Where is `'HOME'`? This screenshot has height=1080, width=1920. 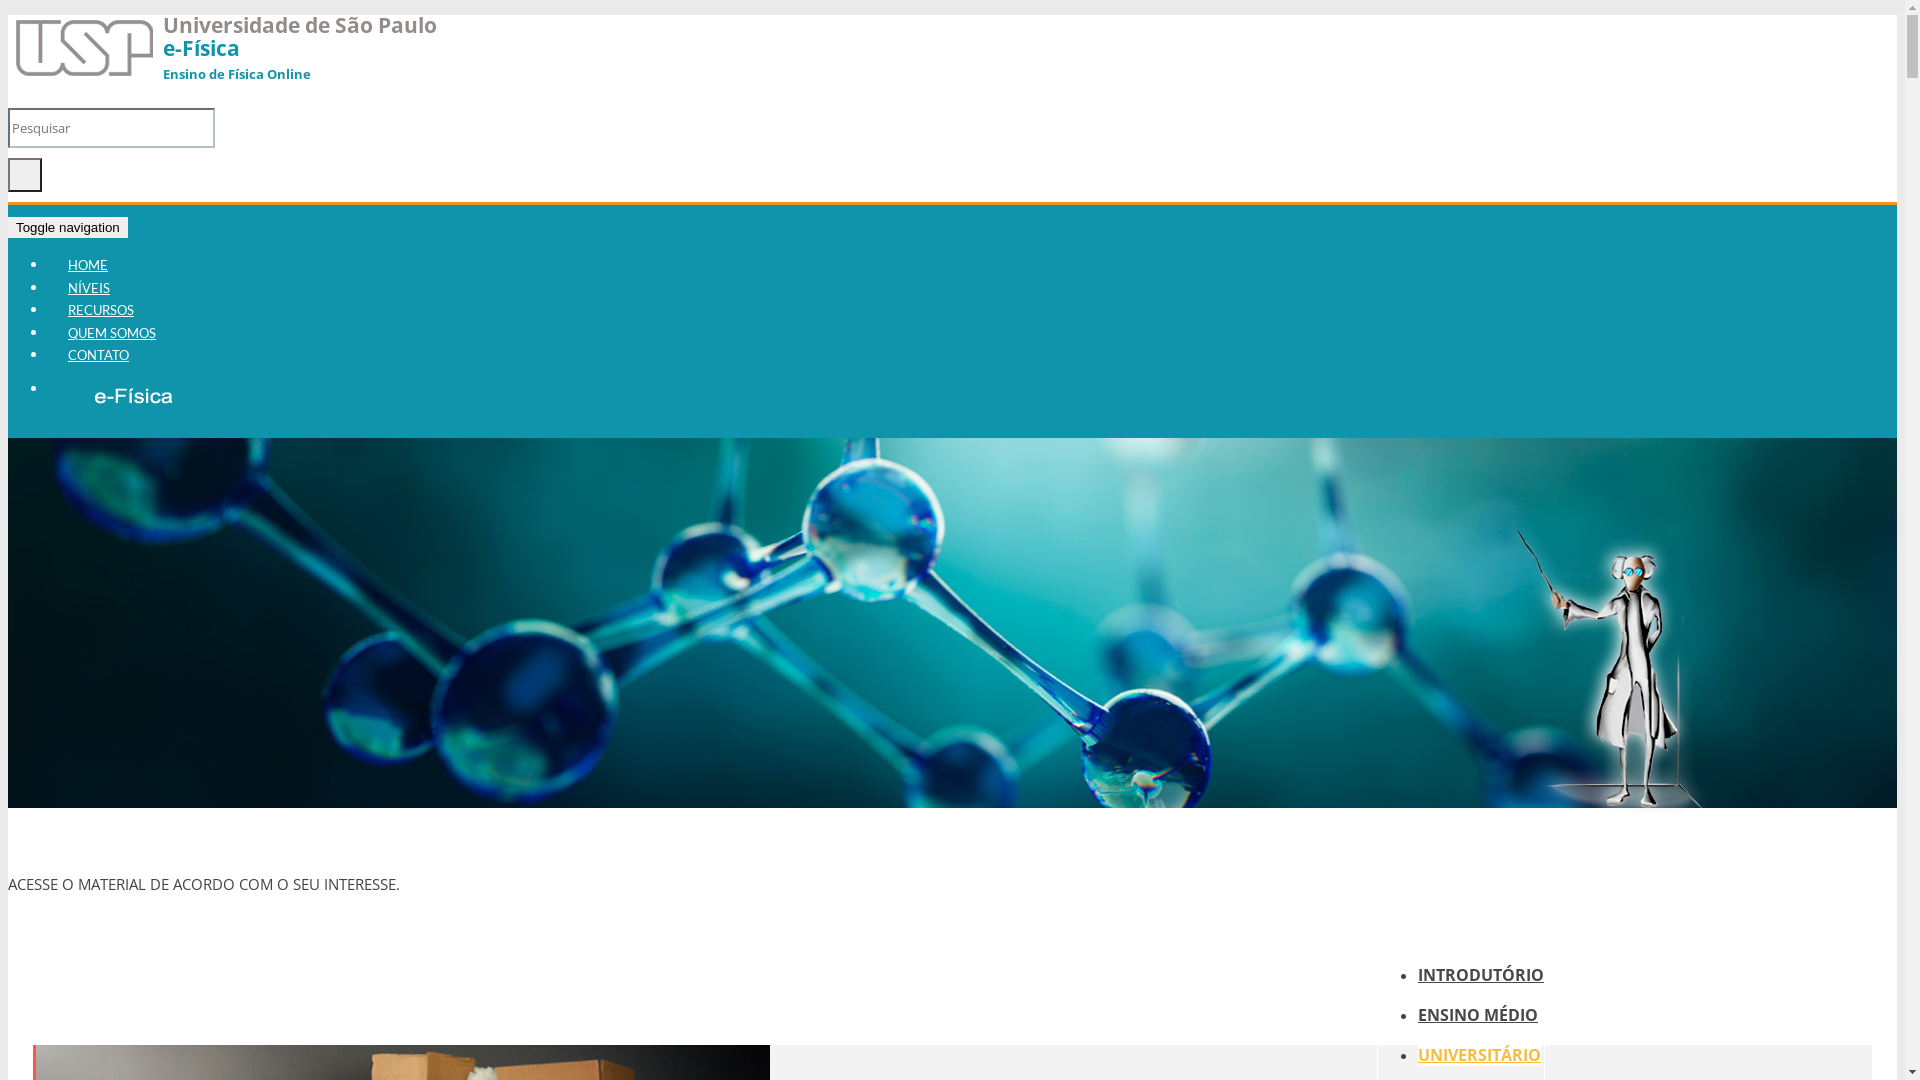 'HOME' is located at coordinates (86, 264).